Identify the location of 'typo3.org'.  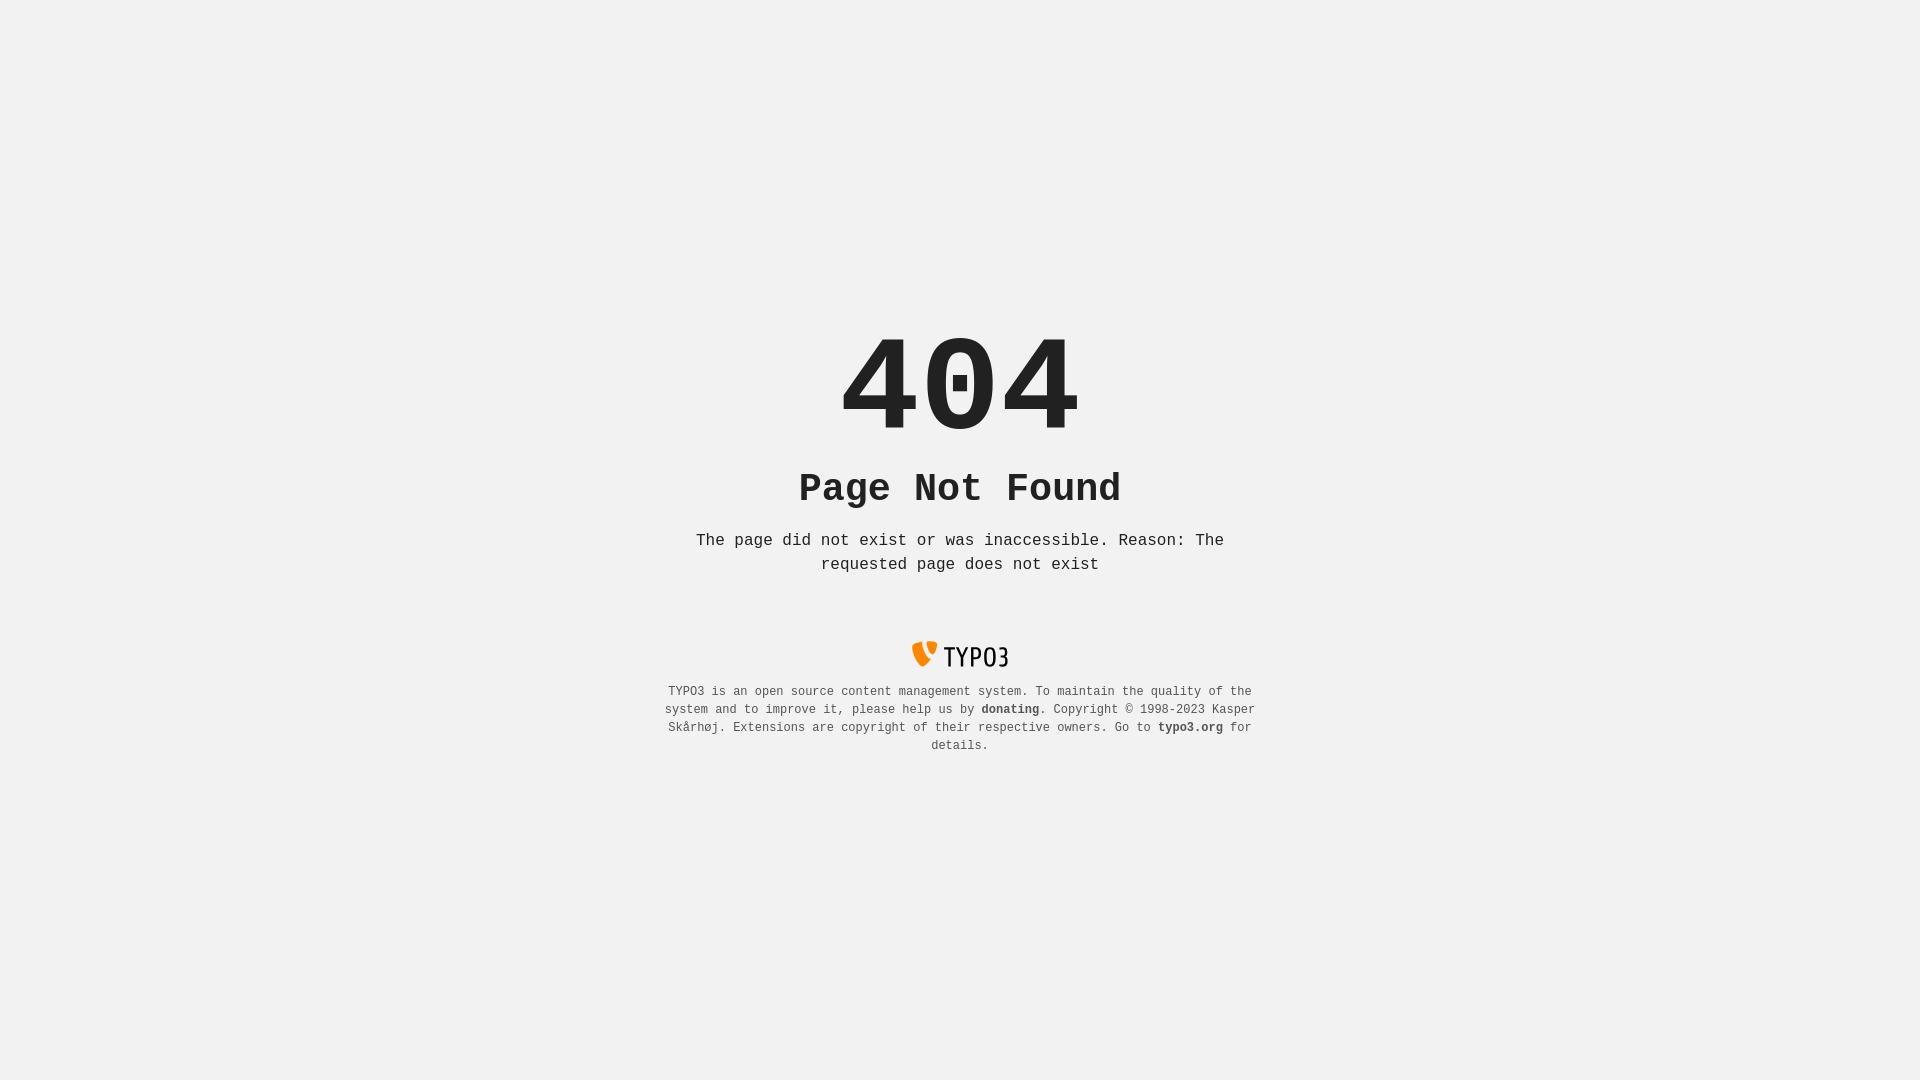
(1190, 728).